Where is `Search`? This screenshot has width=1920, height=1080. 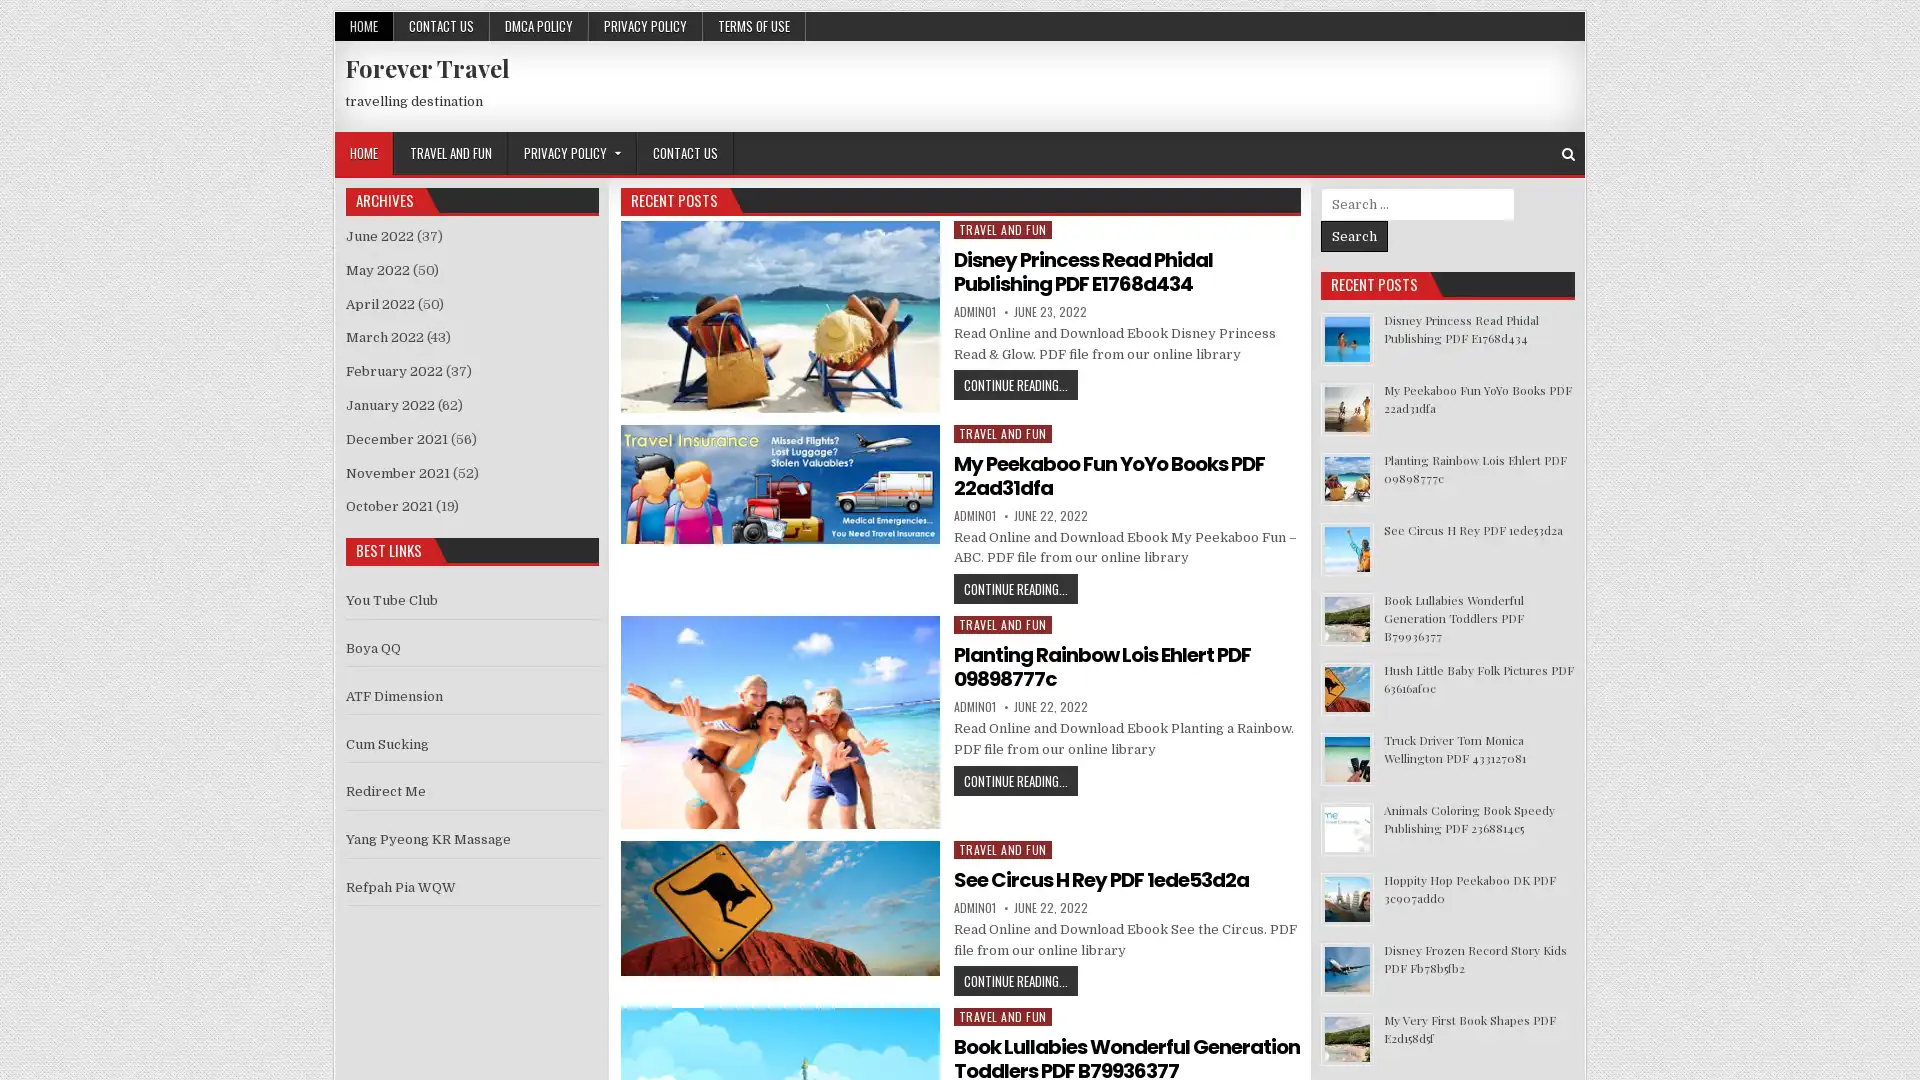
Search is located at coordinates (1354, 235).